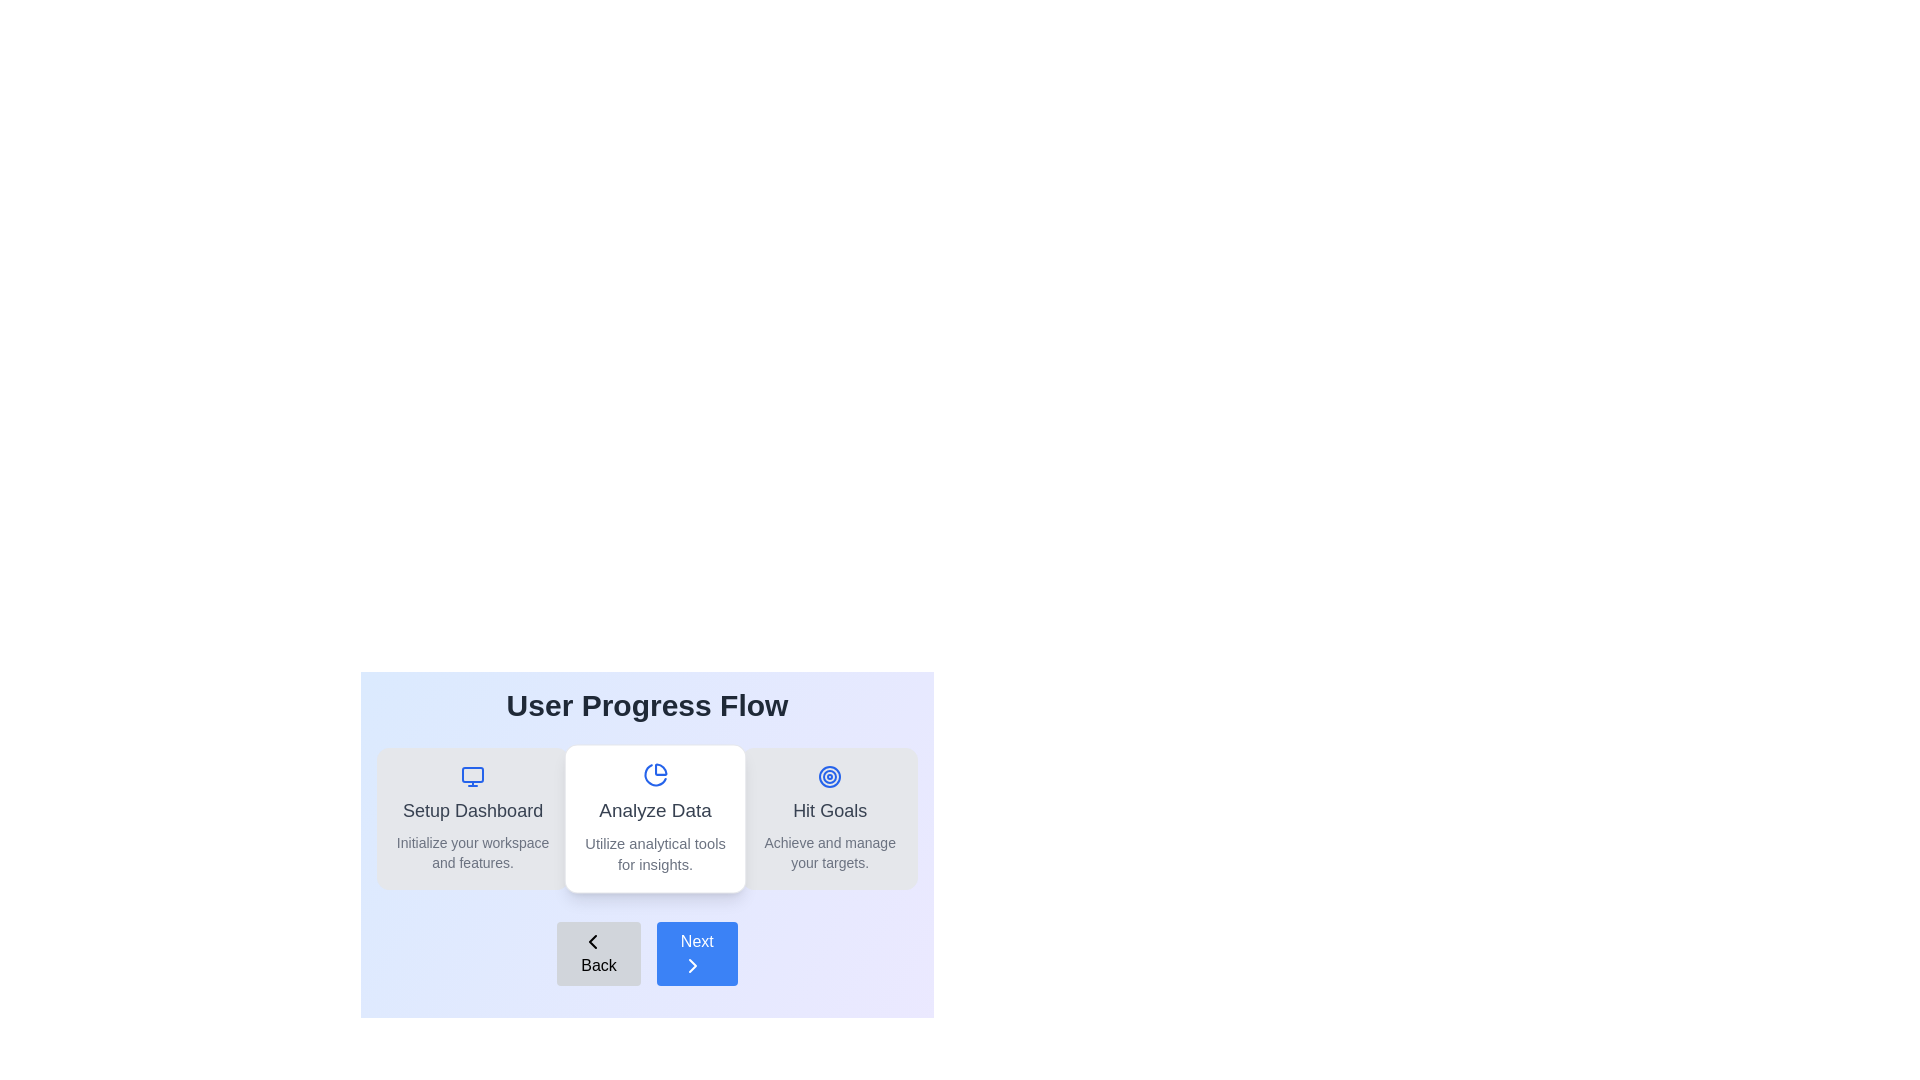  What do you see at coordinates (697, 952) in the screenshot?
I see `the 'Next' button to navigate to the next step` at bounding box center [697, 952].